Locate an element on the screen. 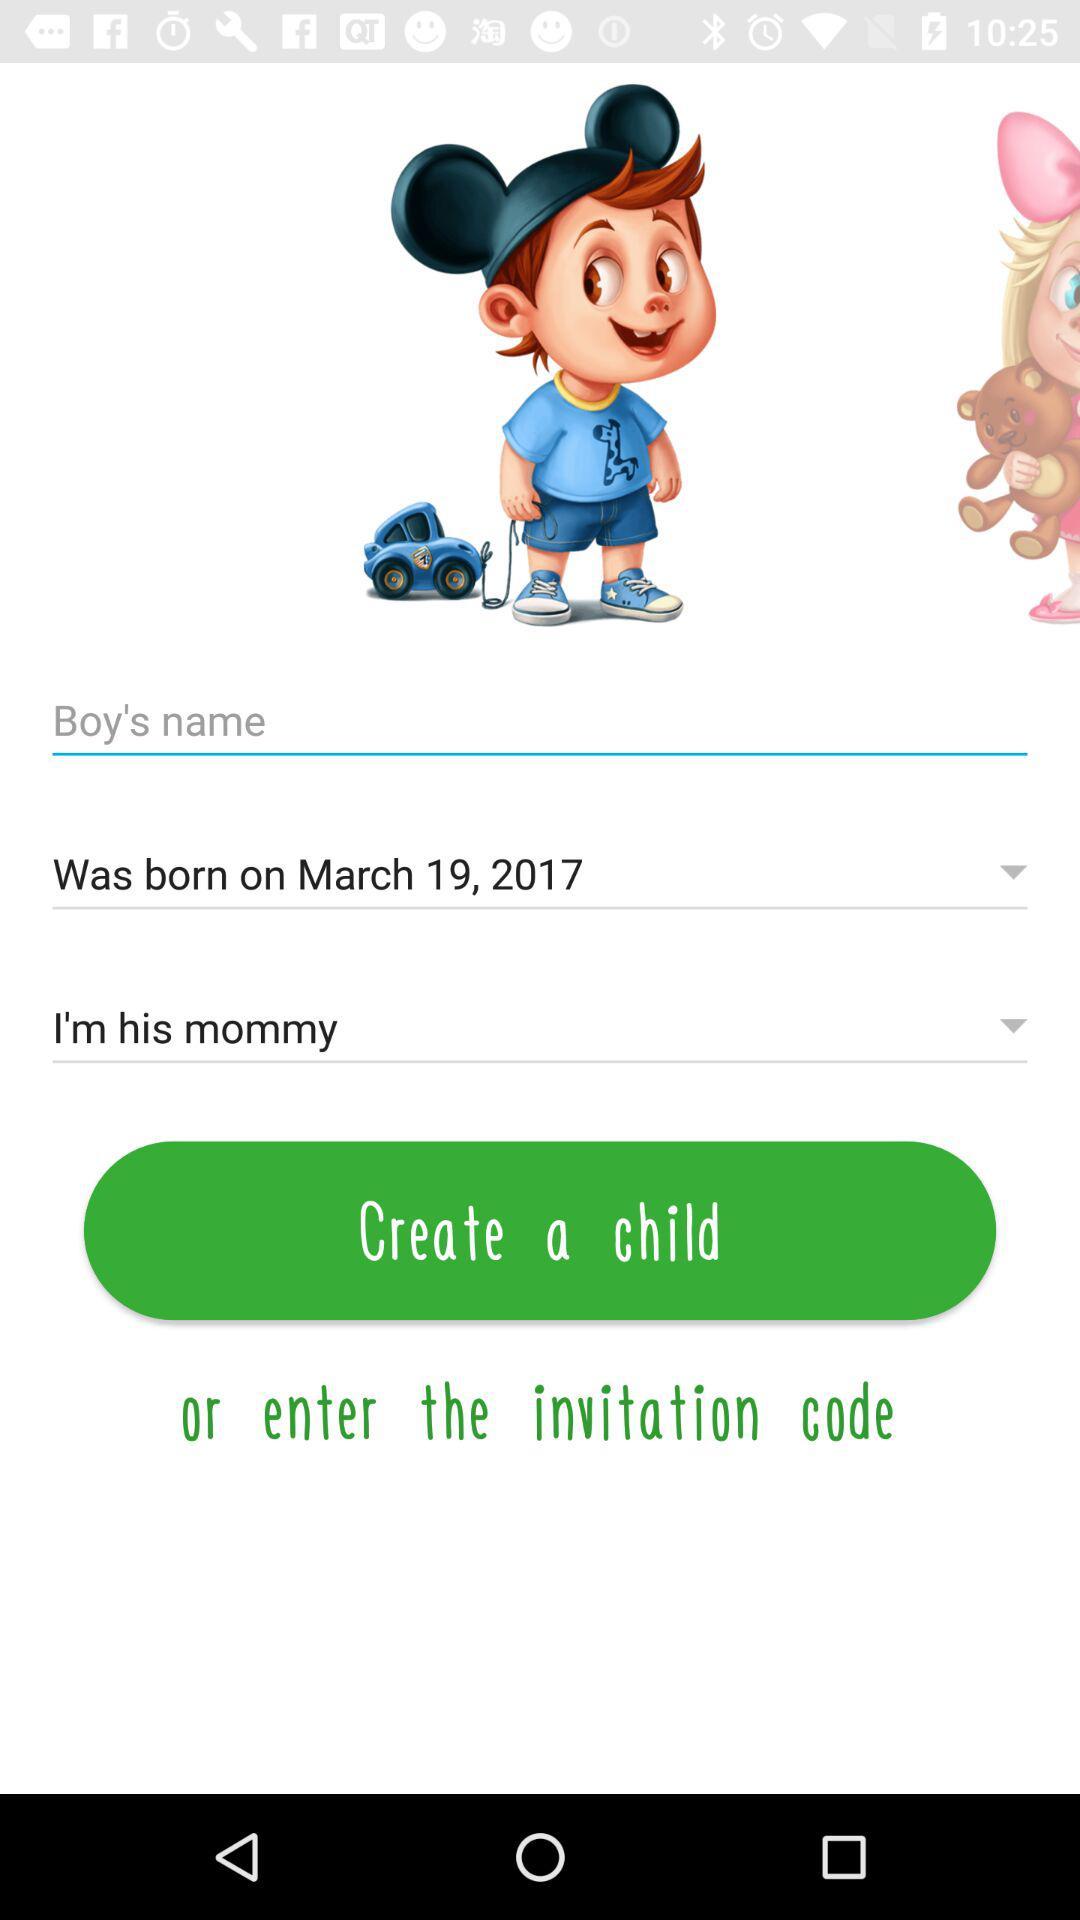  the was born on is located at coordinates (540, 874).